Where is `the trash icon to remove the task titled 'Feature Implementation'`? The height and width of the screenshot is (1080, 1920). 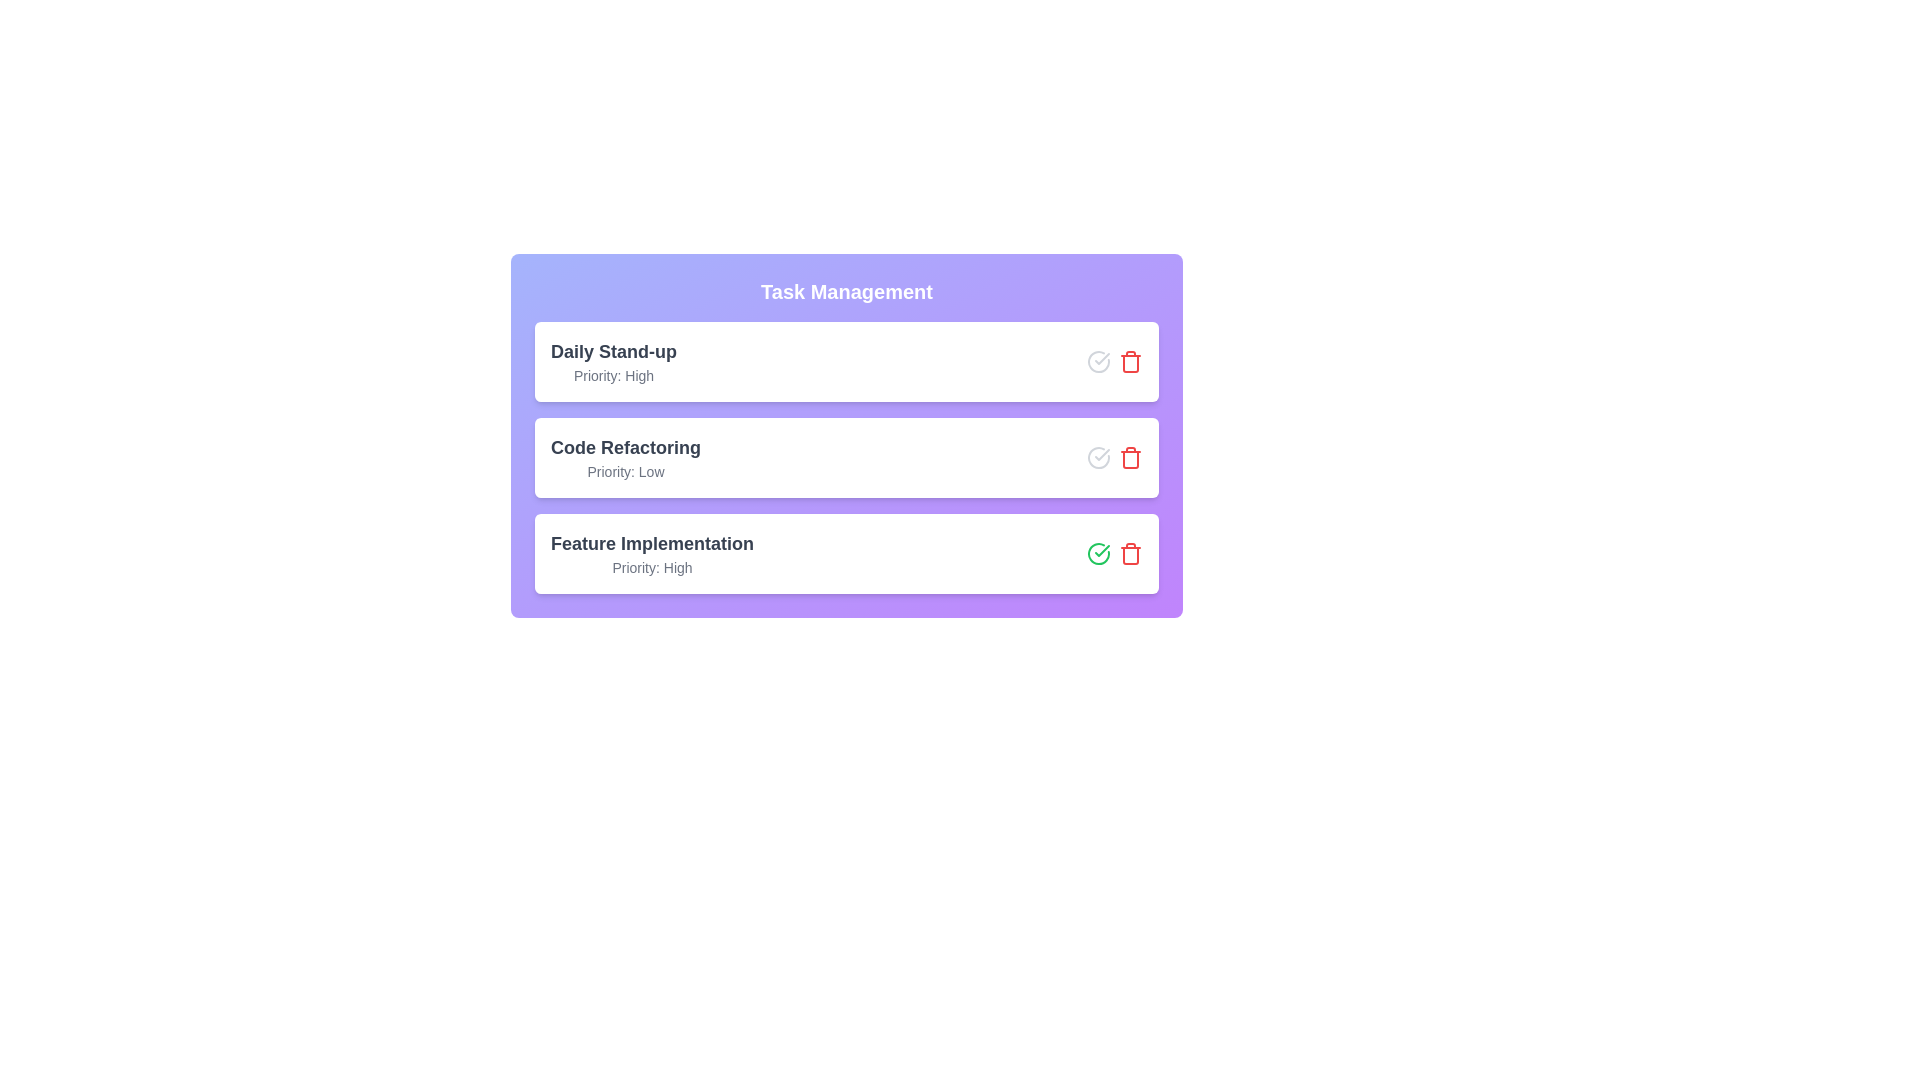
the trash icon to remove the task titled 'Feature Implementation' is located at coordinates (1131, 554).